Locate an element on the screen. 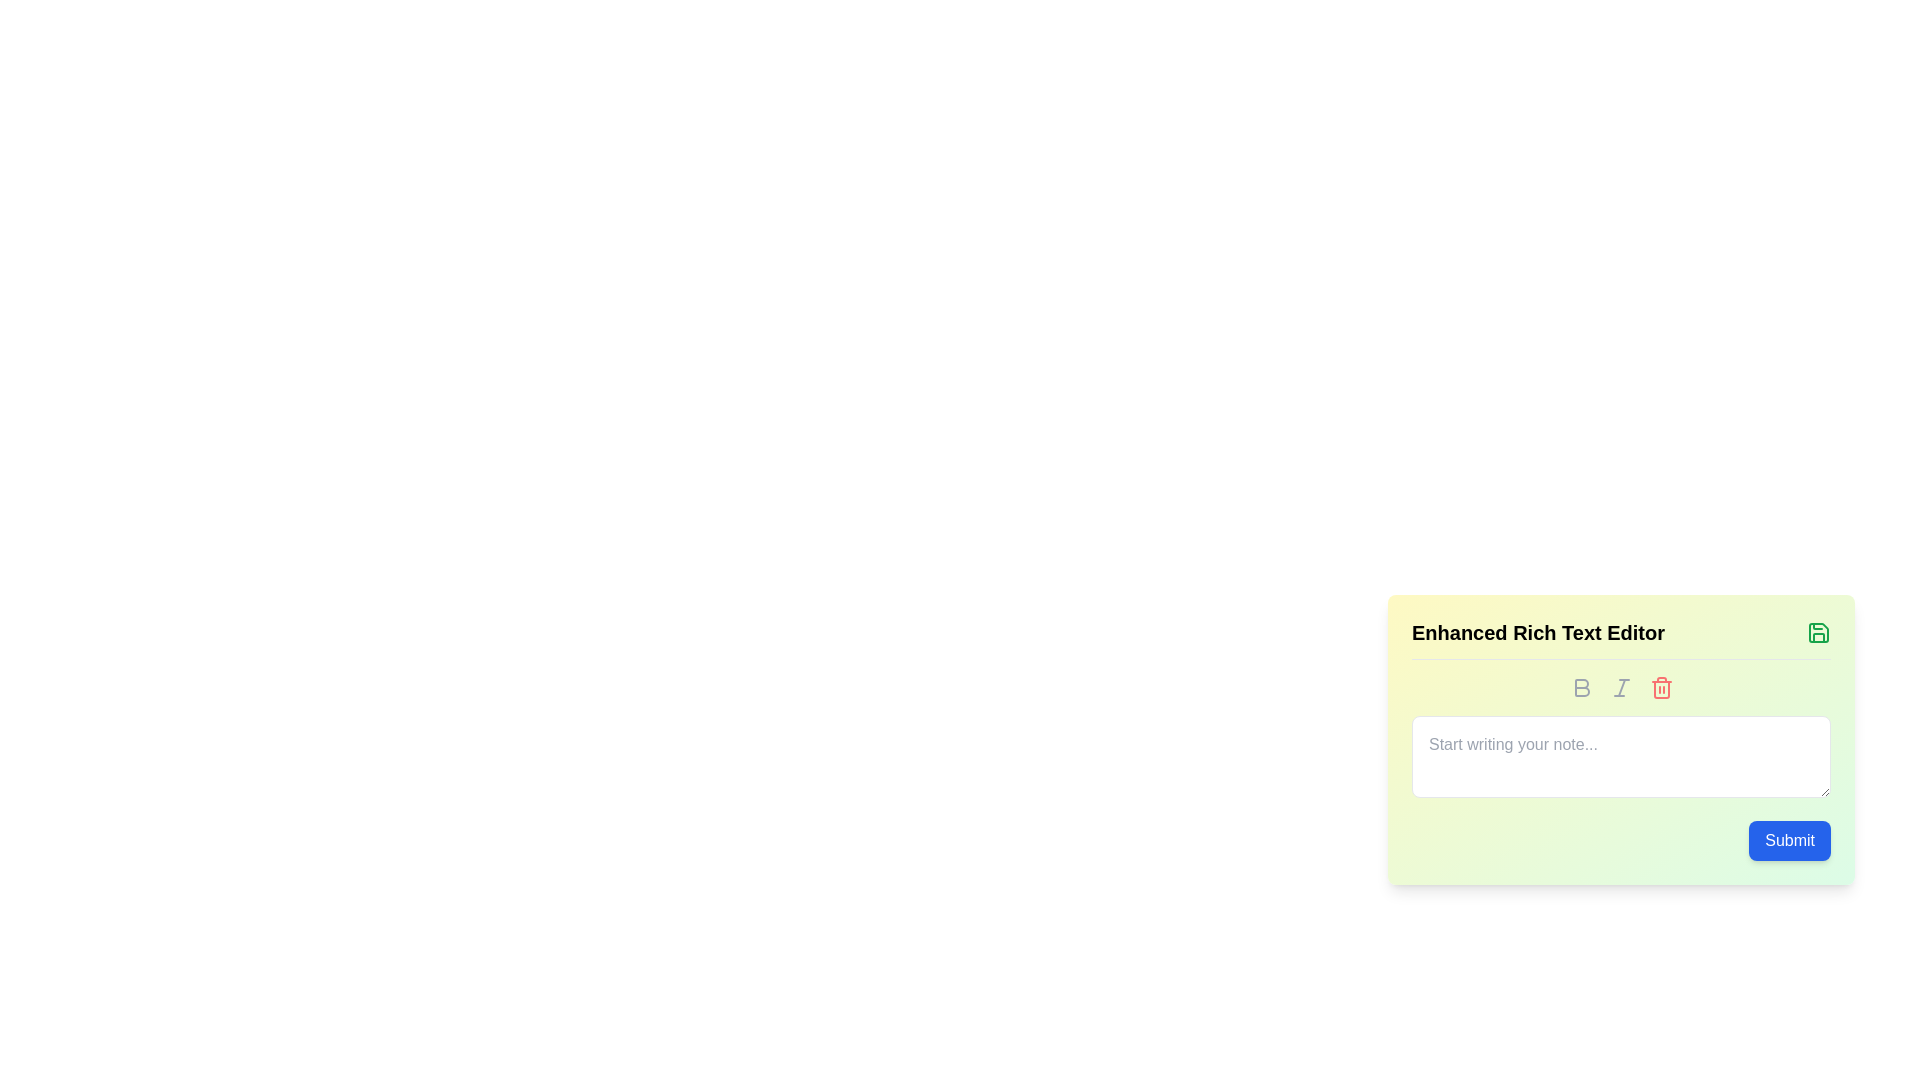 This screenshot has width=1920, height=1080. the bold formatting button in the Enhanced Rich Text Editor toolbar is located at coordinates (1580, 686).